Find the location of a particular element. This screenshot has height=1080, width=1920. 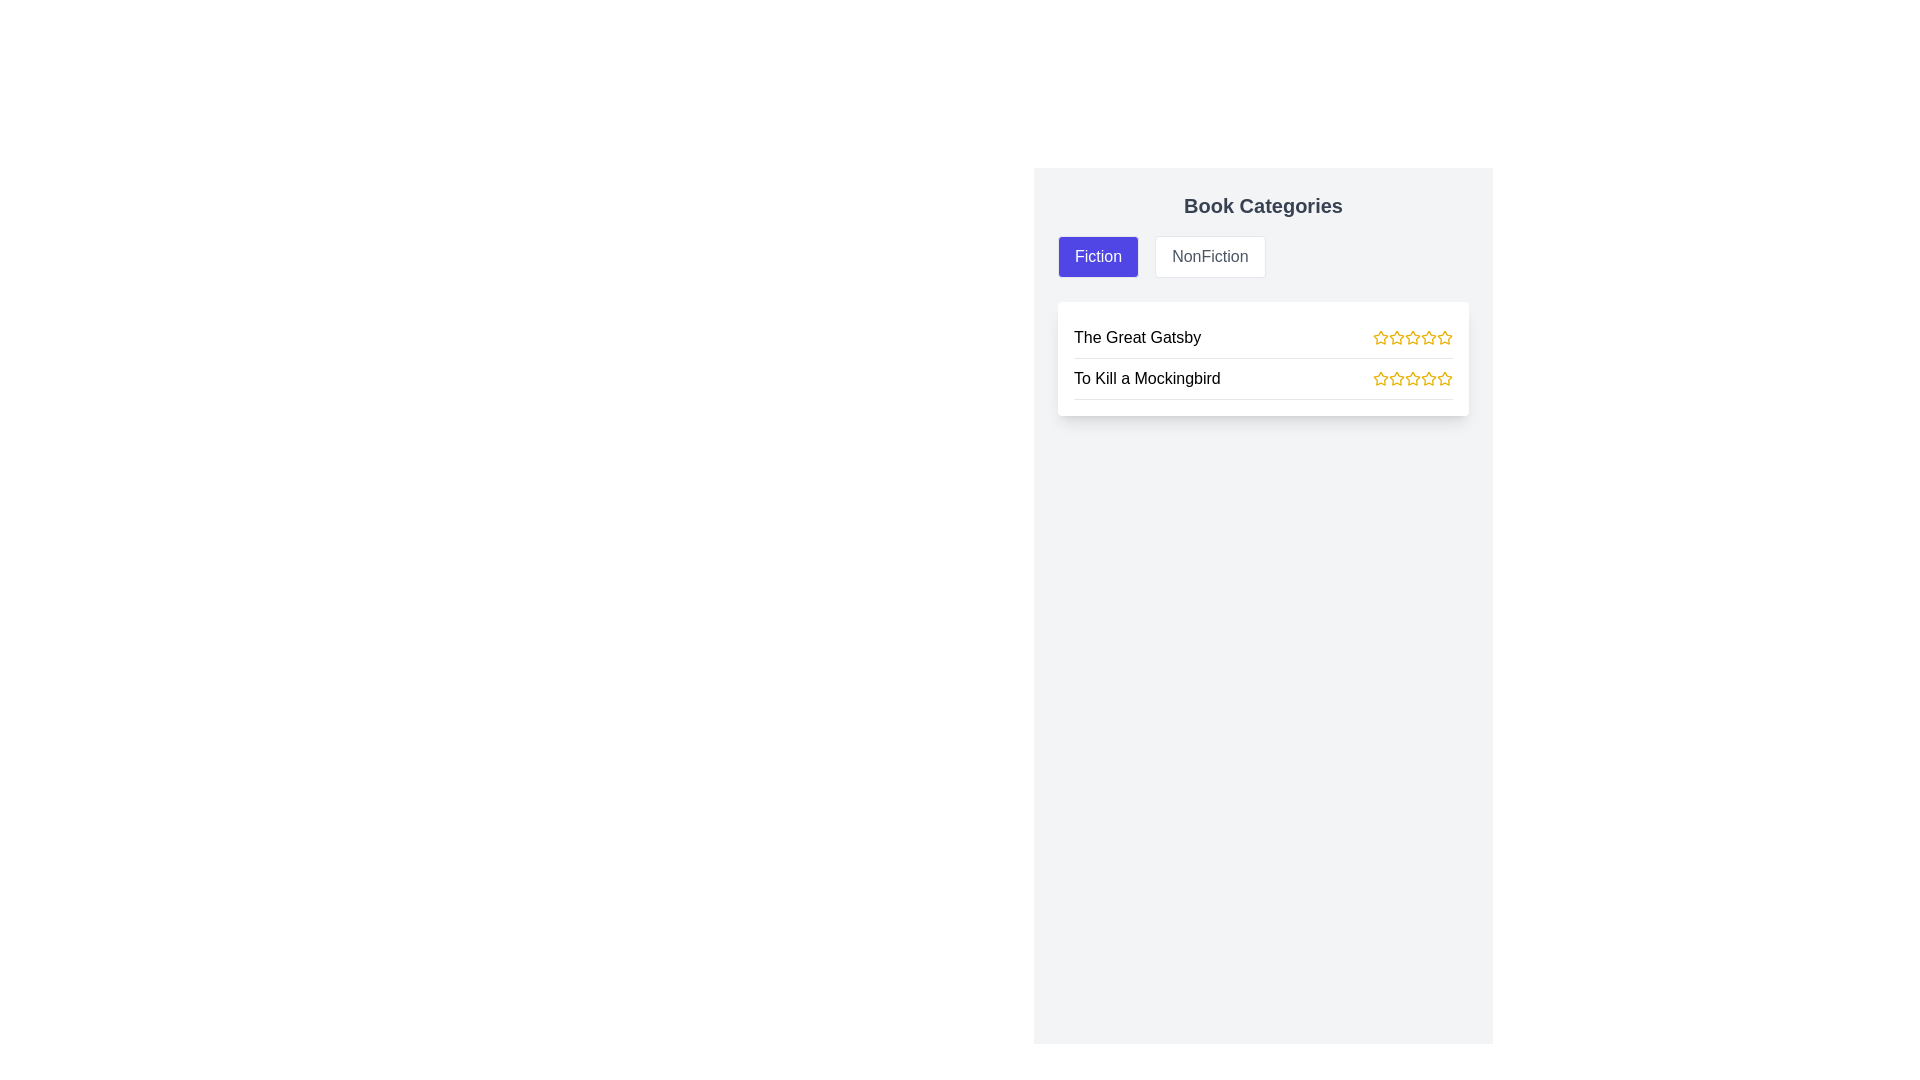

the first star icon in the rating interface for 'The Great Gatsby' to rate it is located at coordinates (1380, 337).